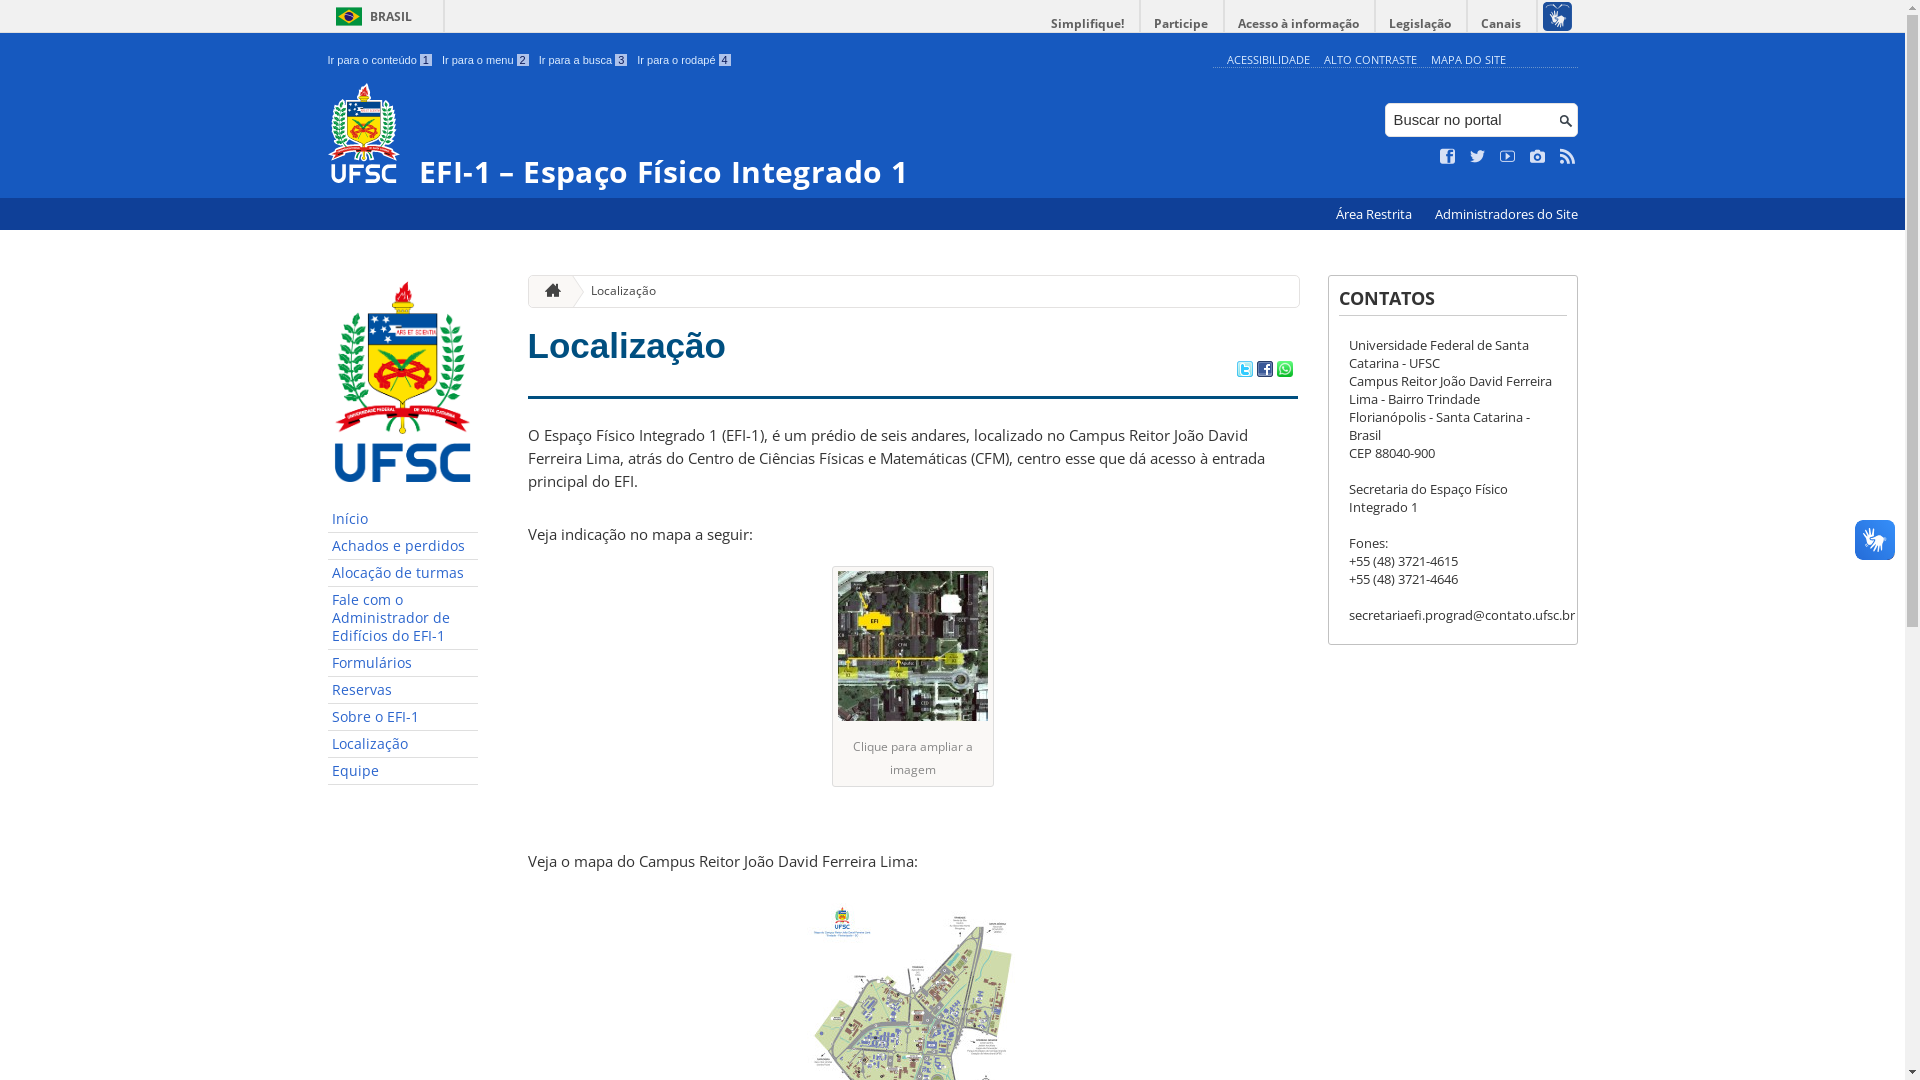 The image size is (1920, 1080). Describe the element at coordinates (485, 59) in the screenshot. I see `'Ir para o menu 2'` at that location.